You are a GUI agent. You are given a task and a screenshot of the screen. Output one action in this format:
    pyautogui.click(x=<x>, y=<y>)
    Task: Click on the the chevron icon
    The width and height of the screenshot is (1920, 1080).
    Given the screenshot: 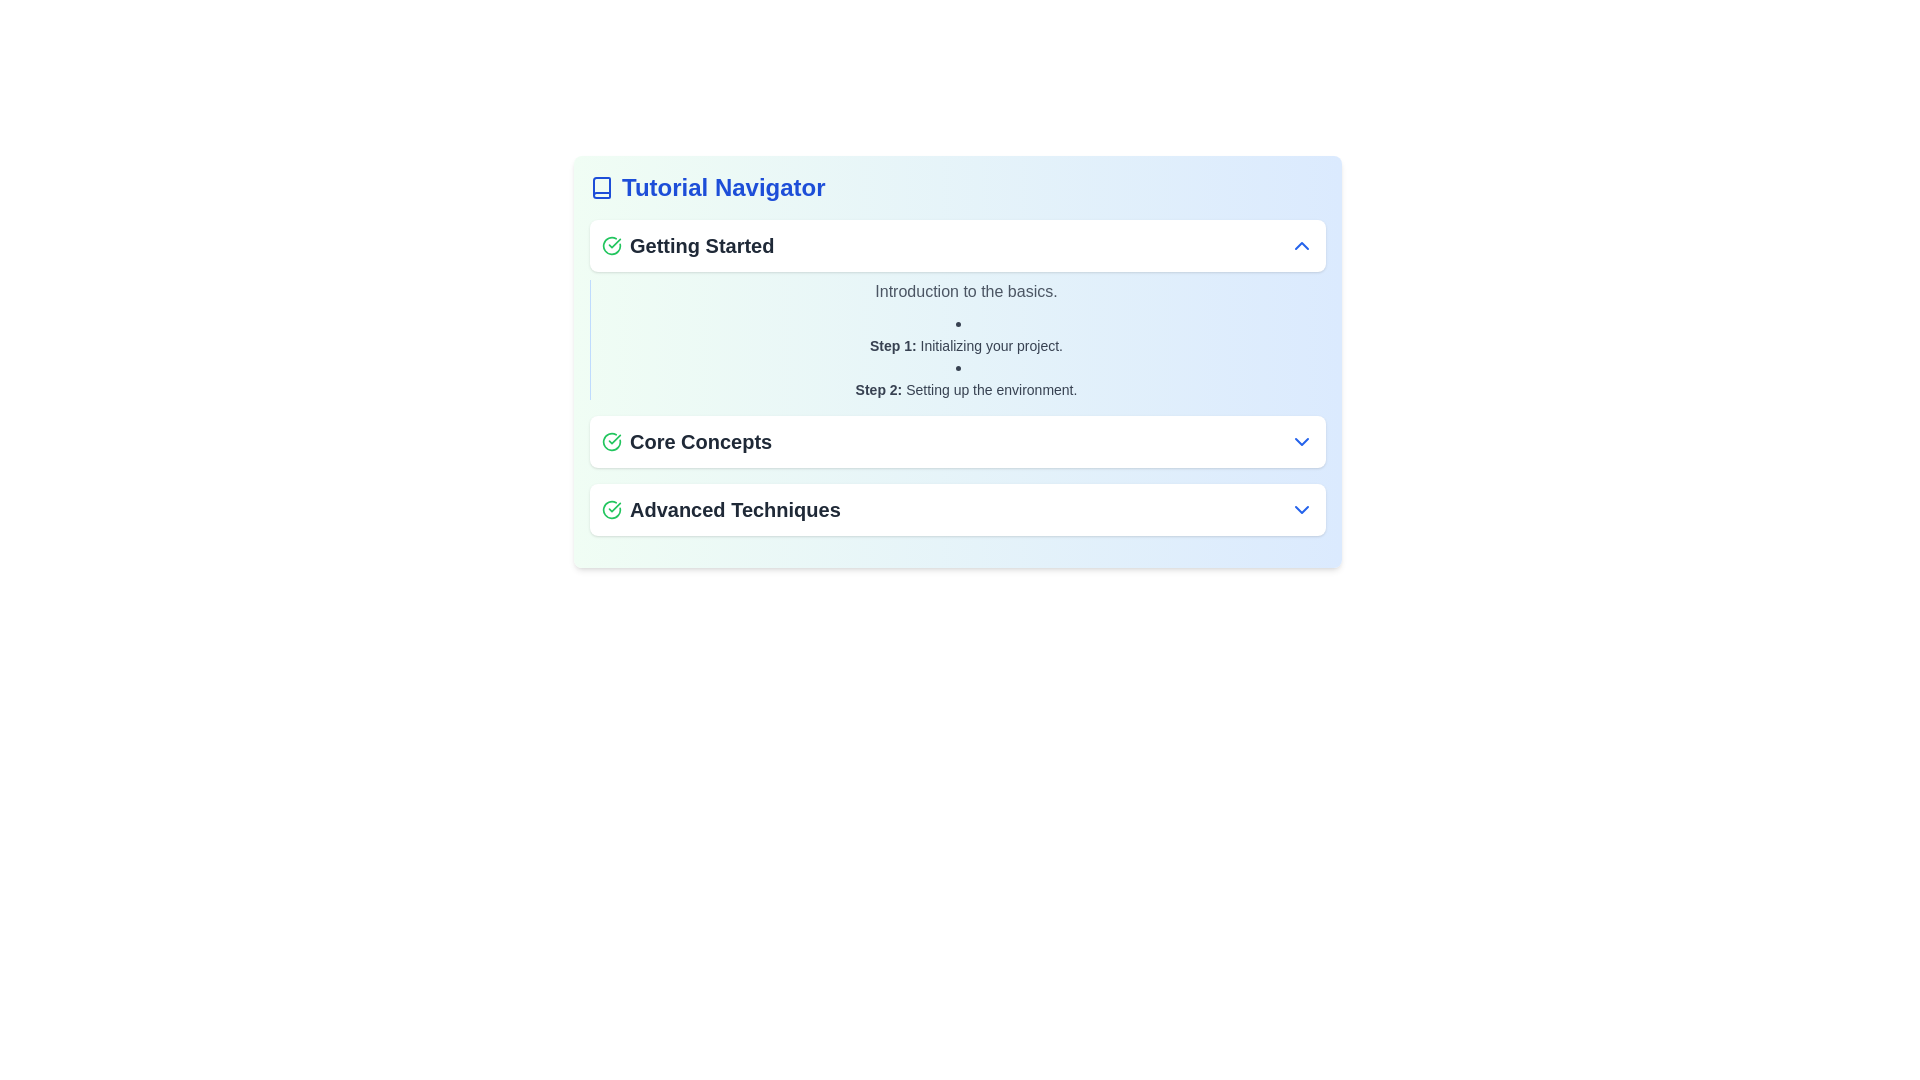 What is the action you would take?
    pyautogui.click(x=1301, y=508)
    